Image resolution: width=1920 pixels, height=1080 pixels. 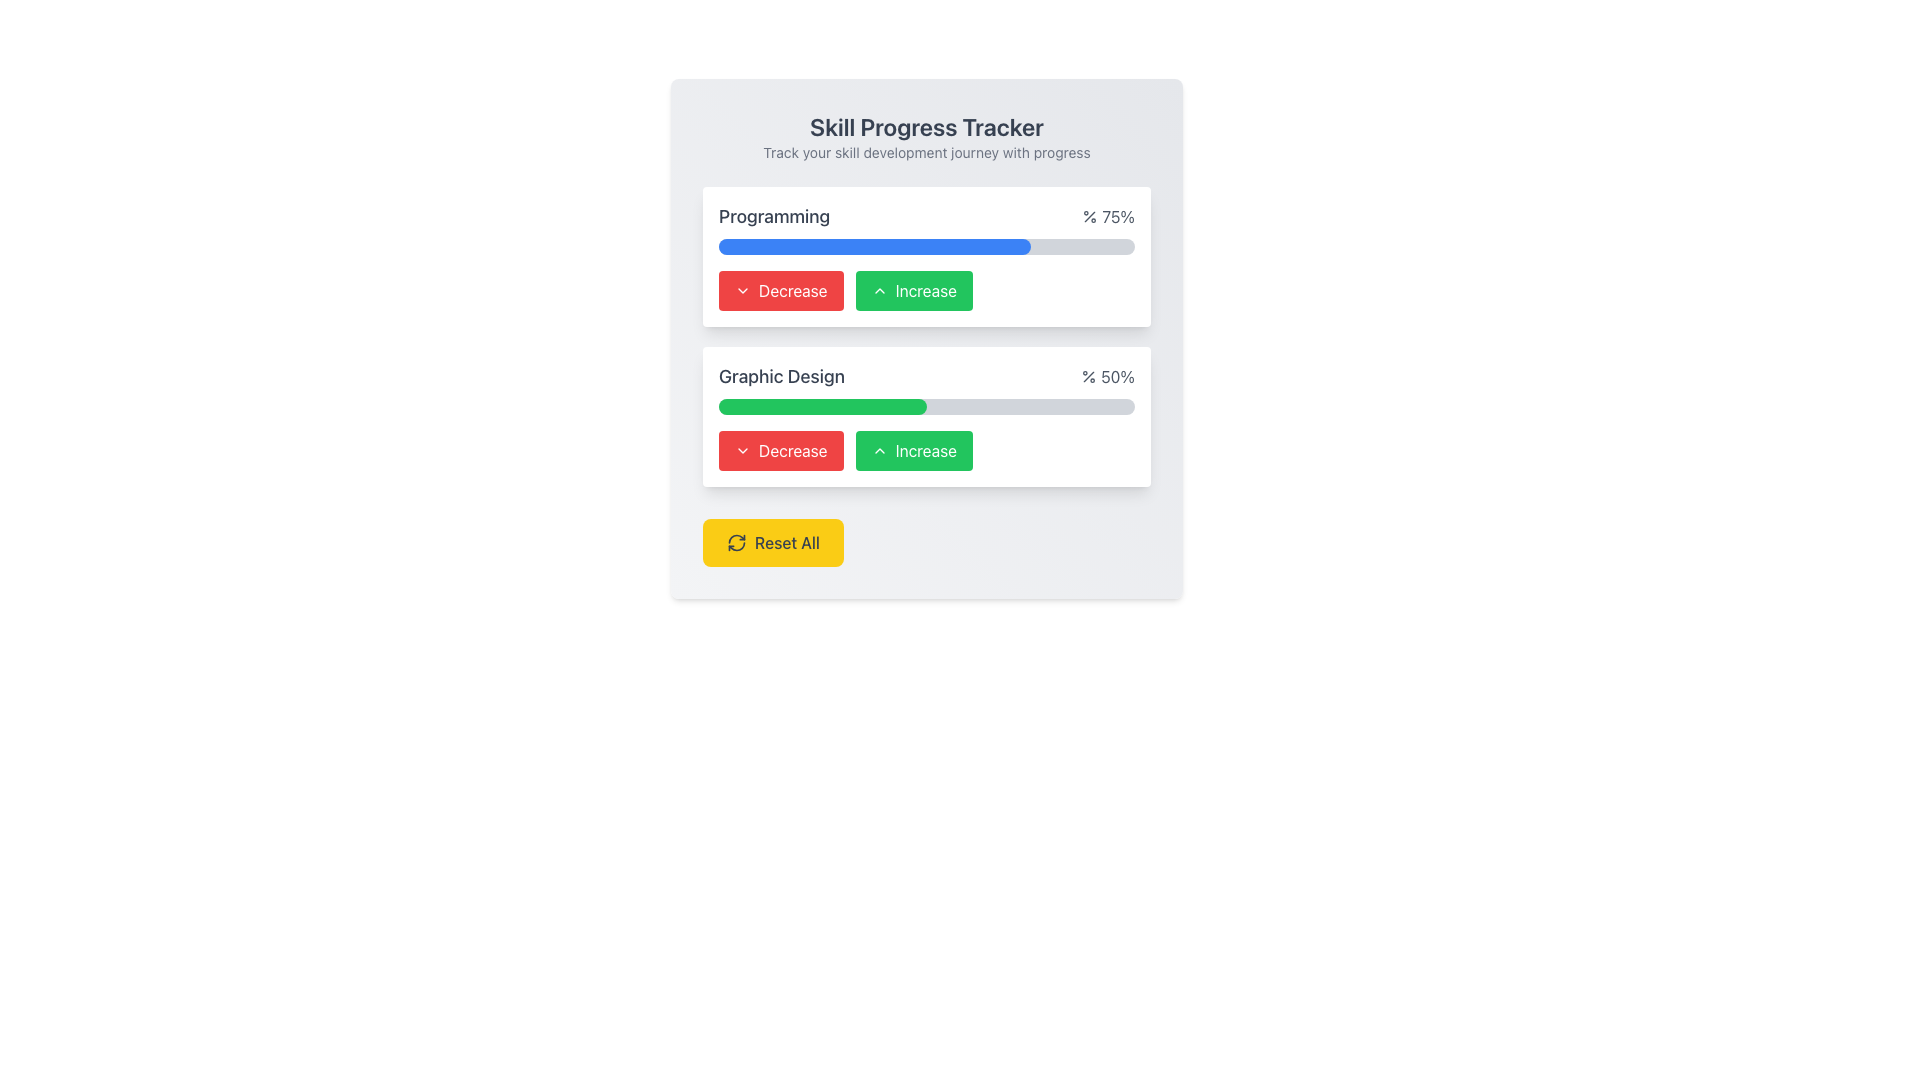 I want to click on the small upward-facing chevron icon with a green background and white stroke lines located within the 'Increase' button at the bottom-right of the 'Graphic Design' skill section, so click(x=879, y=451).